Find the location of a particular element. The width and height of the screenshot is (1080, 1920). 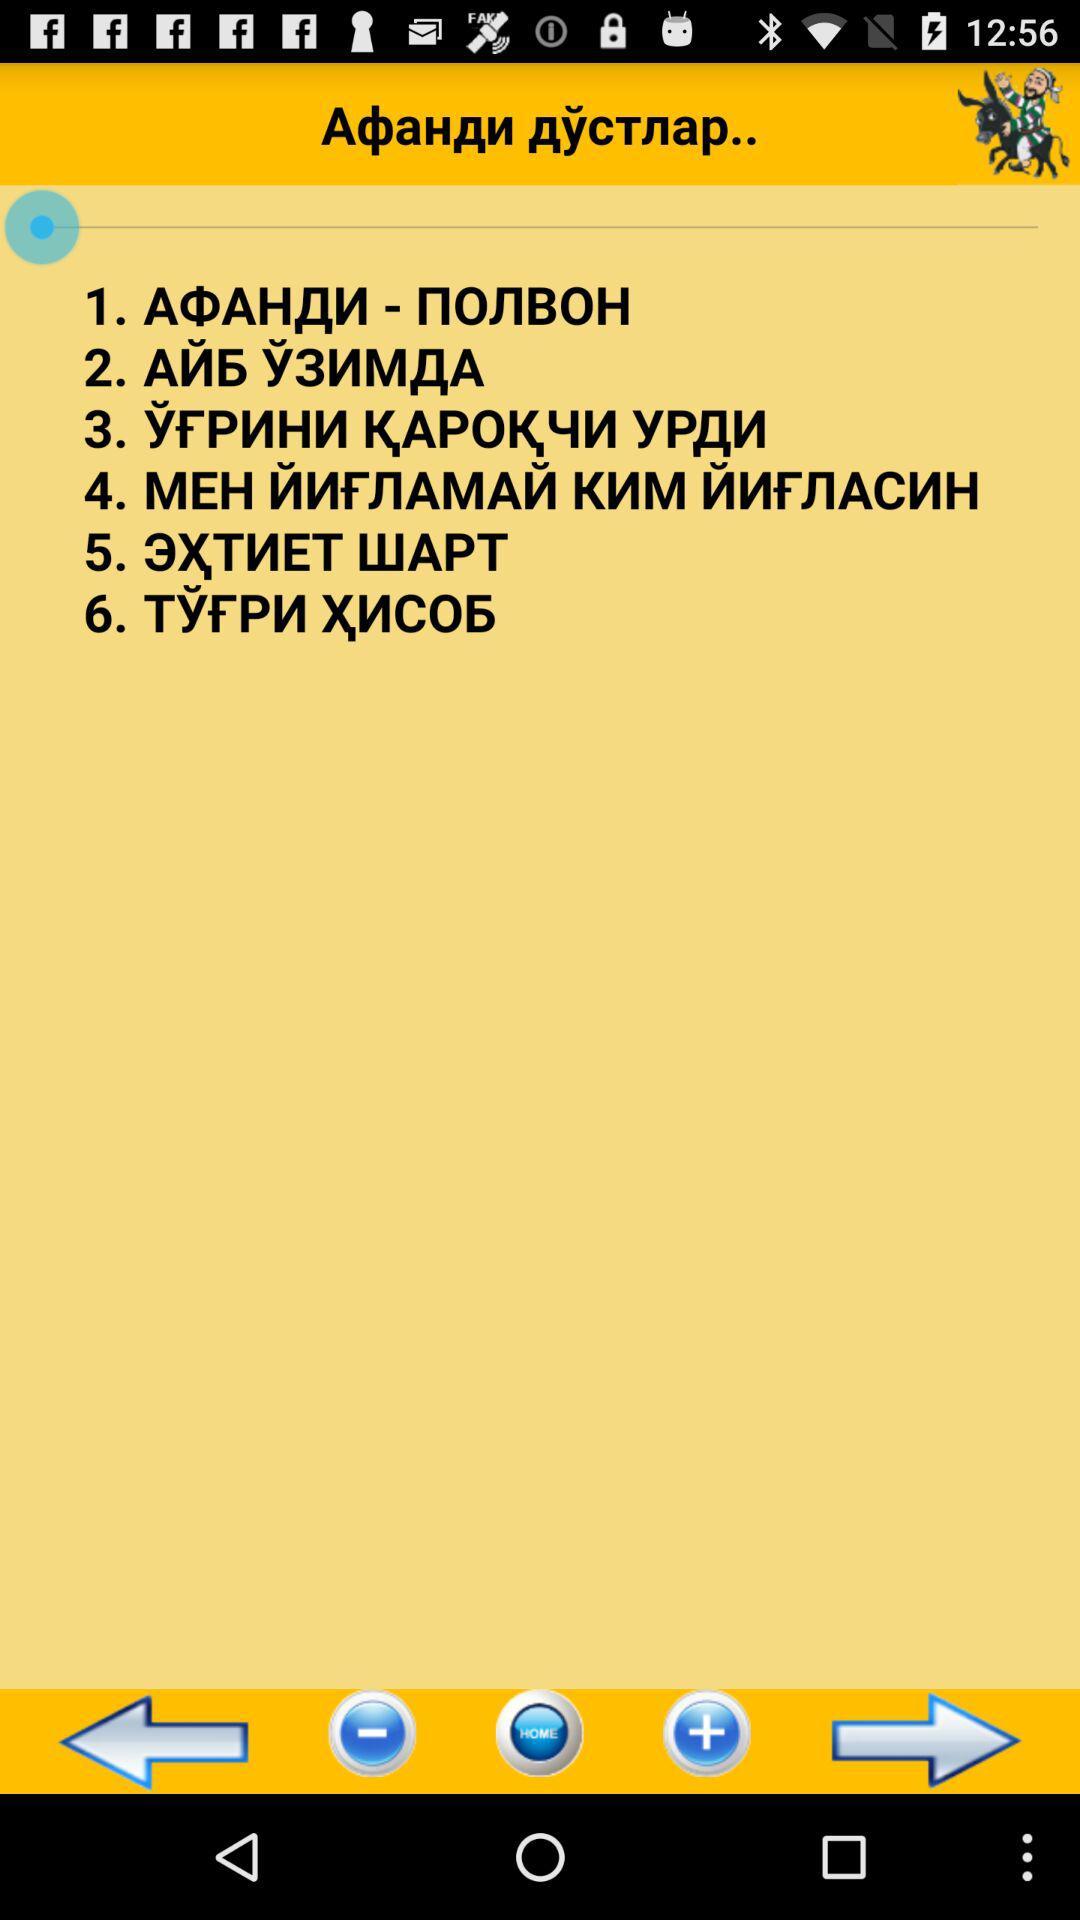

the arrow_forward icon is located at coordinates (935, 1862).